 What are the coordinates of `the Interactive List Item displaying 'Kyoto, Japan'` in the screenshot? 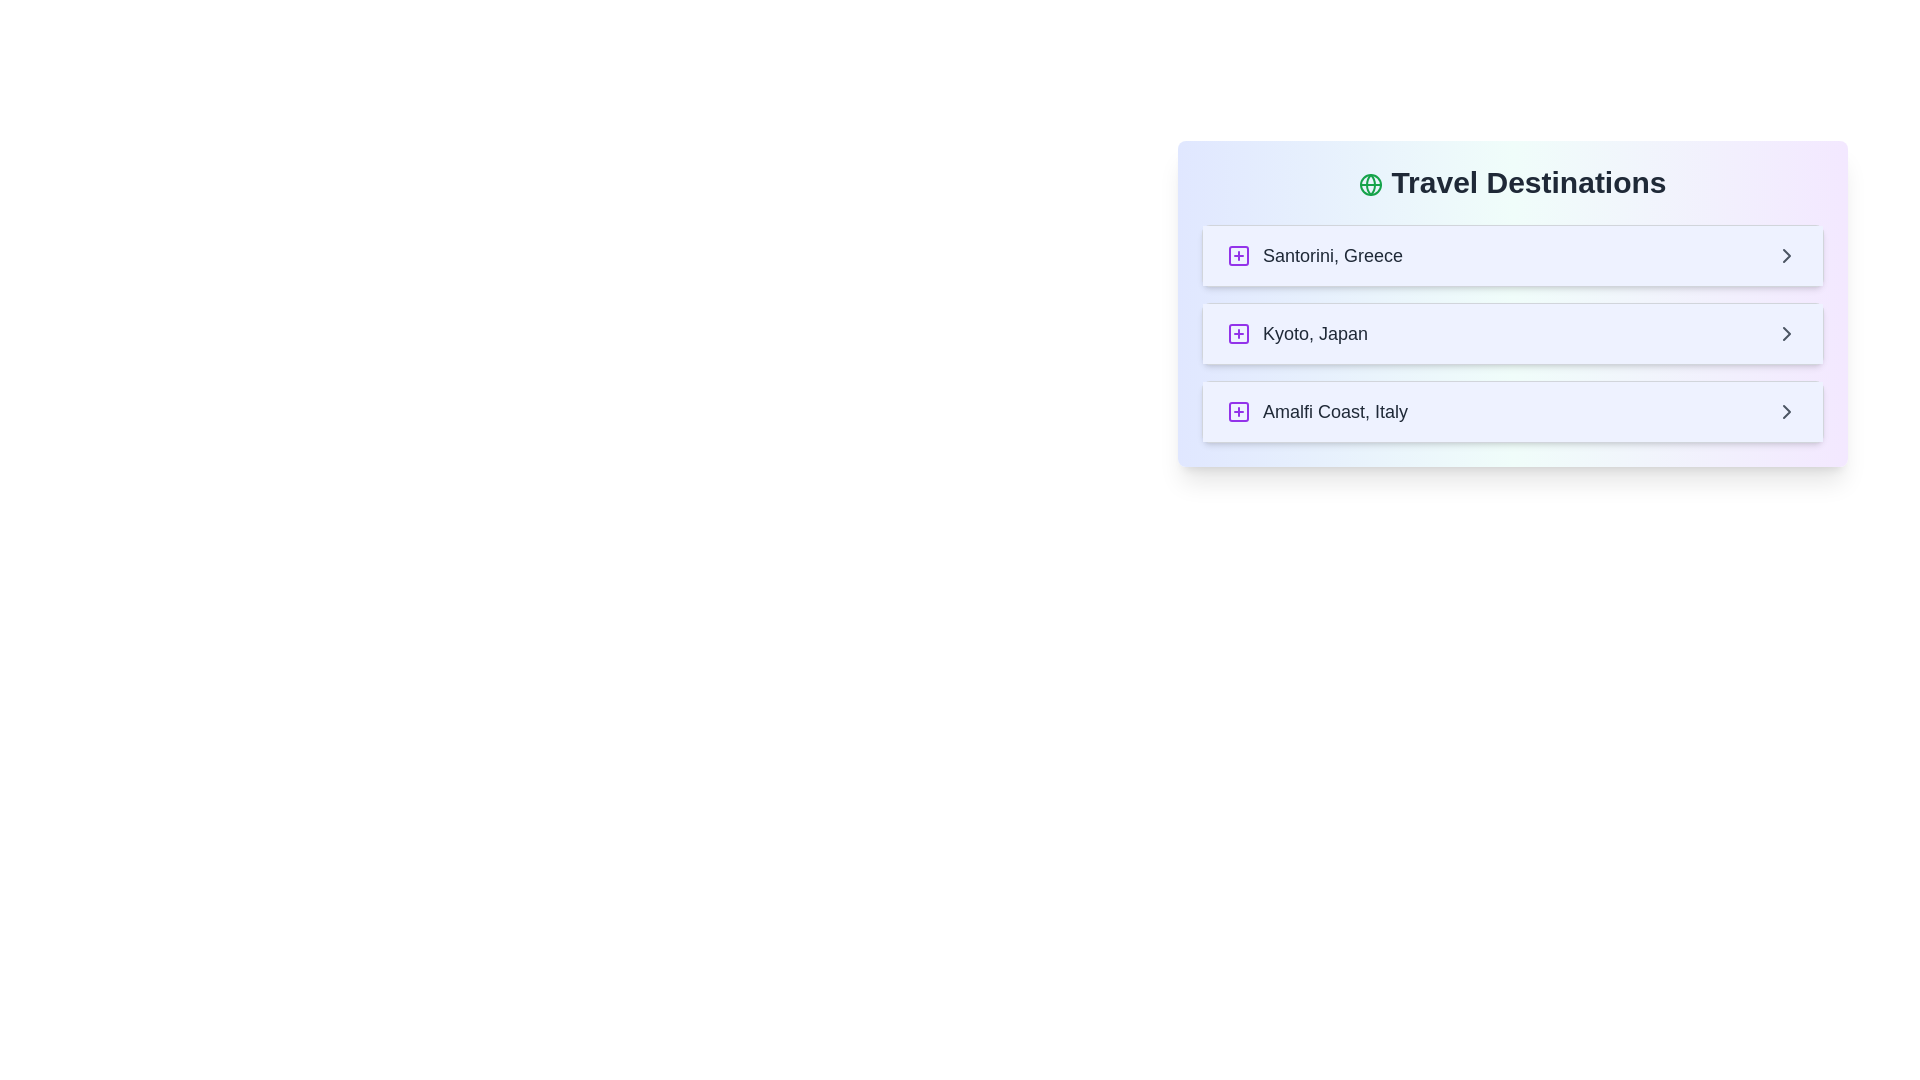 It's located at (1512, 333).